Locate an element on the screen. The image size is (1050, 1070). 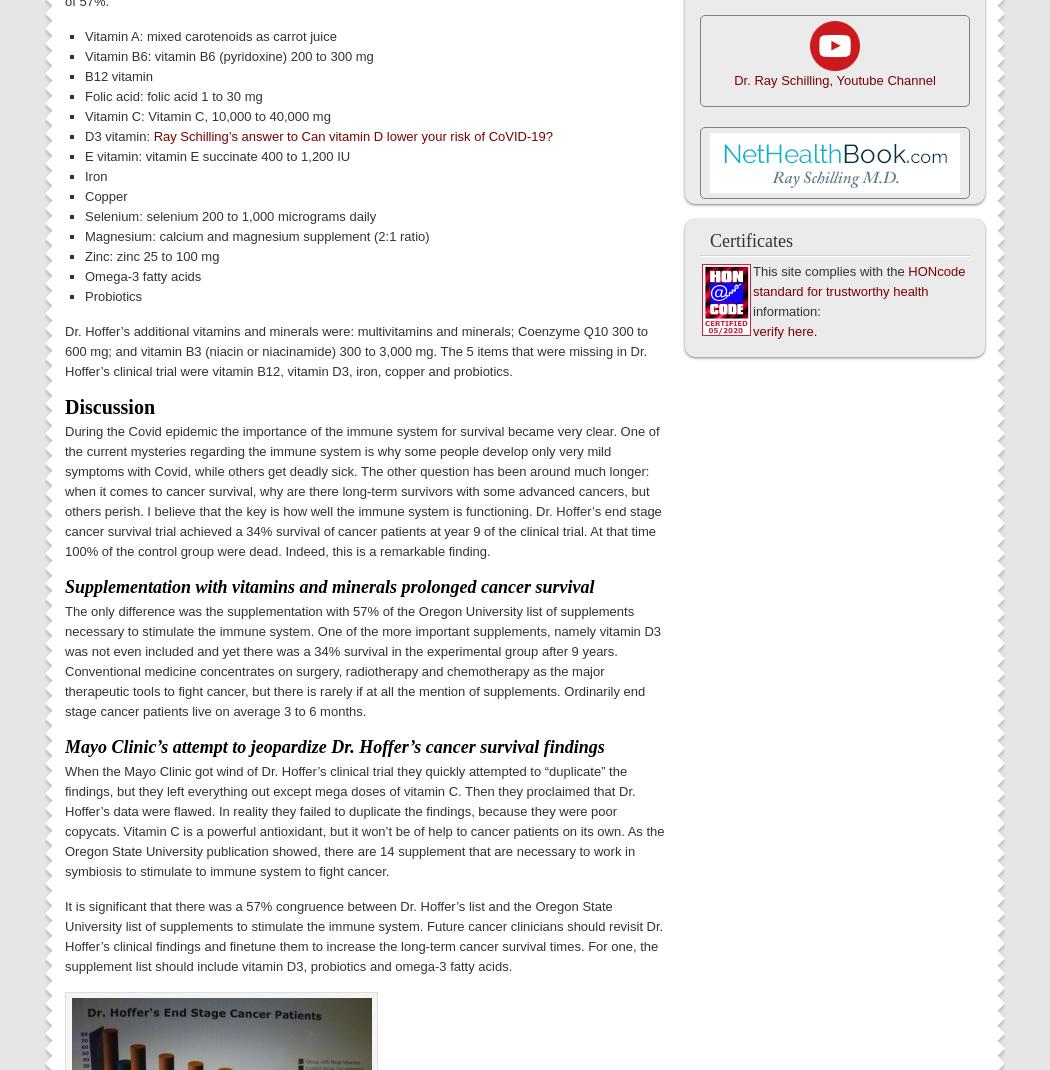
'Magnesium: calcium and magnesium supplement (2:1 ratio)' is located at coordinates (257, 234).